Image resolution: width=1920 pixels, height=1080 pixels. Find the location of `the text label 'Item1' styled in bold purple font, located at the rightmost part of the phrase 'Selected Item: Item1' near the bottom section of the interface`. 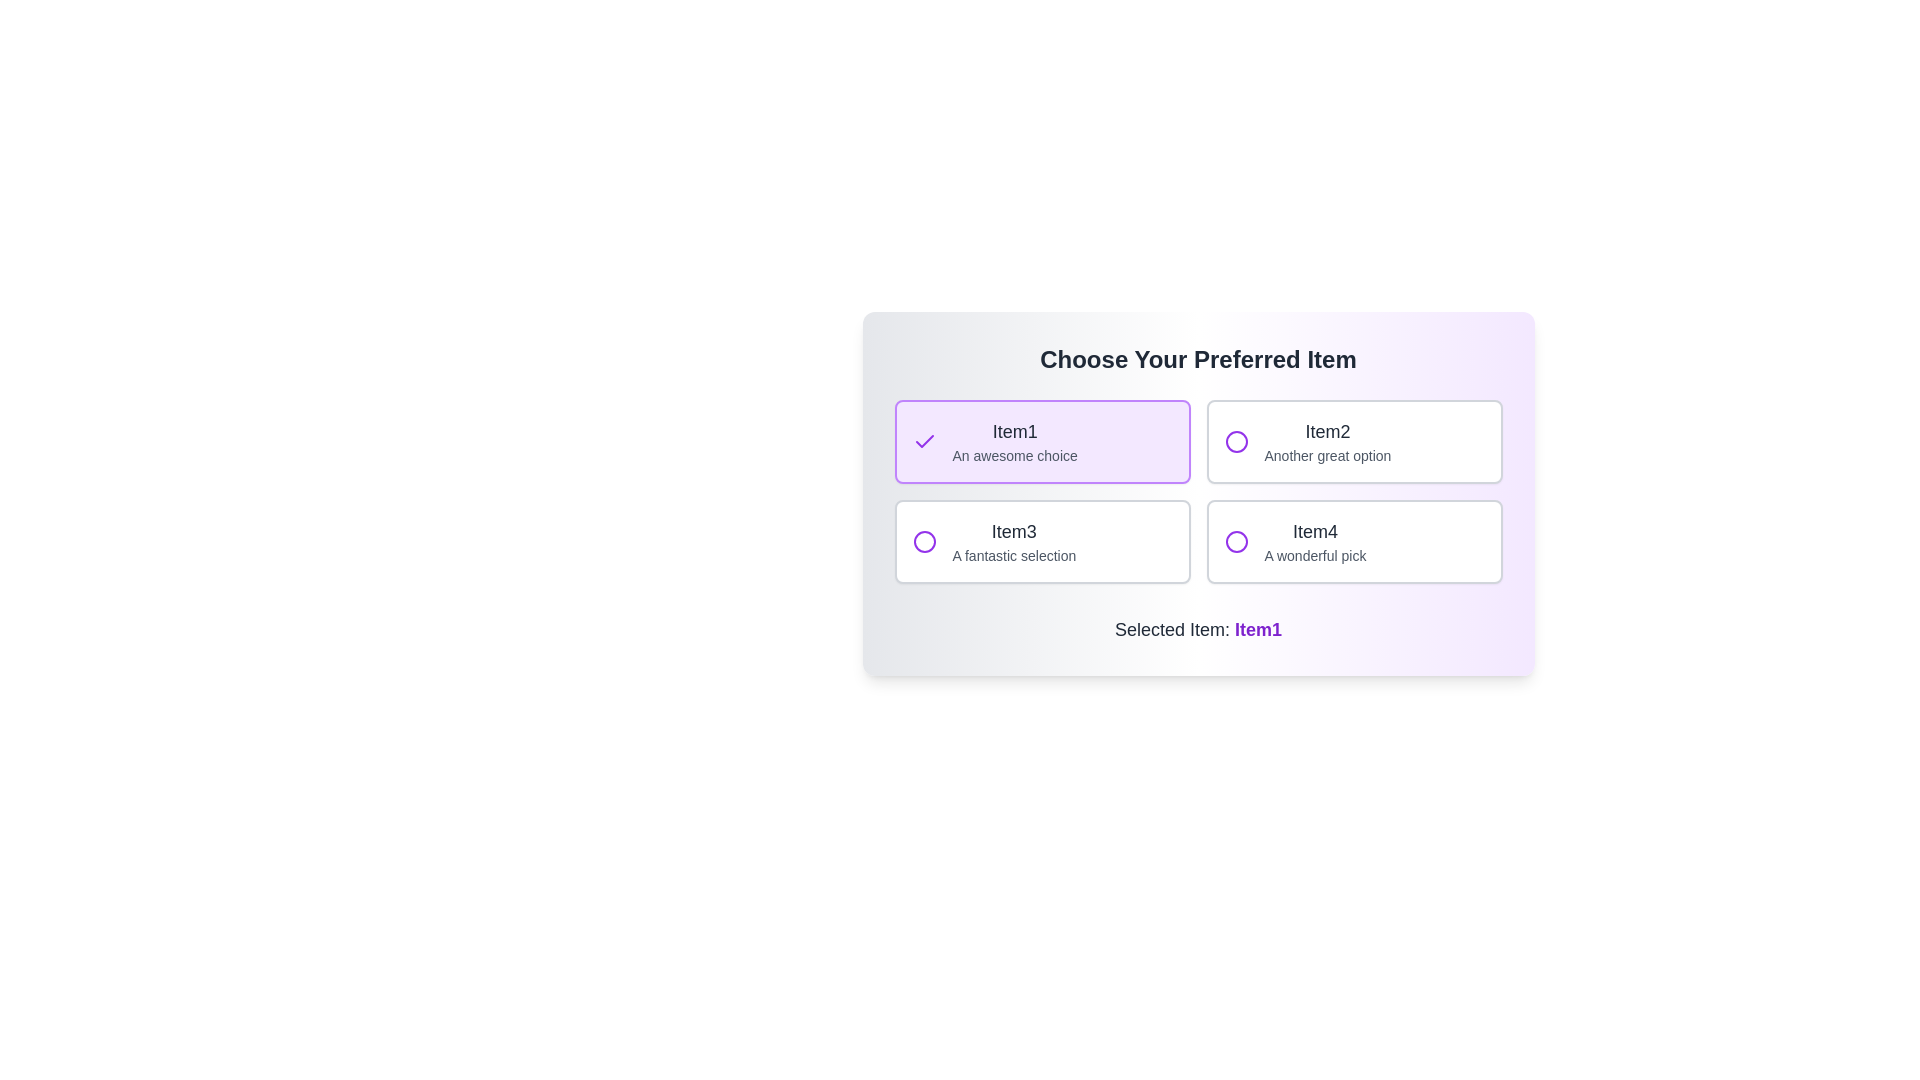

the text label 'Item1' styled in bold purple font, located at the rightmost part of the phrase 'Selected Item: Item1' near the bottom section of the interface is located at coordinates (1257, 628).